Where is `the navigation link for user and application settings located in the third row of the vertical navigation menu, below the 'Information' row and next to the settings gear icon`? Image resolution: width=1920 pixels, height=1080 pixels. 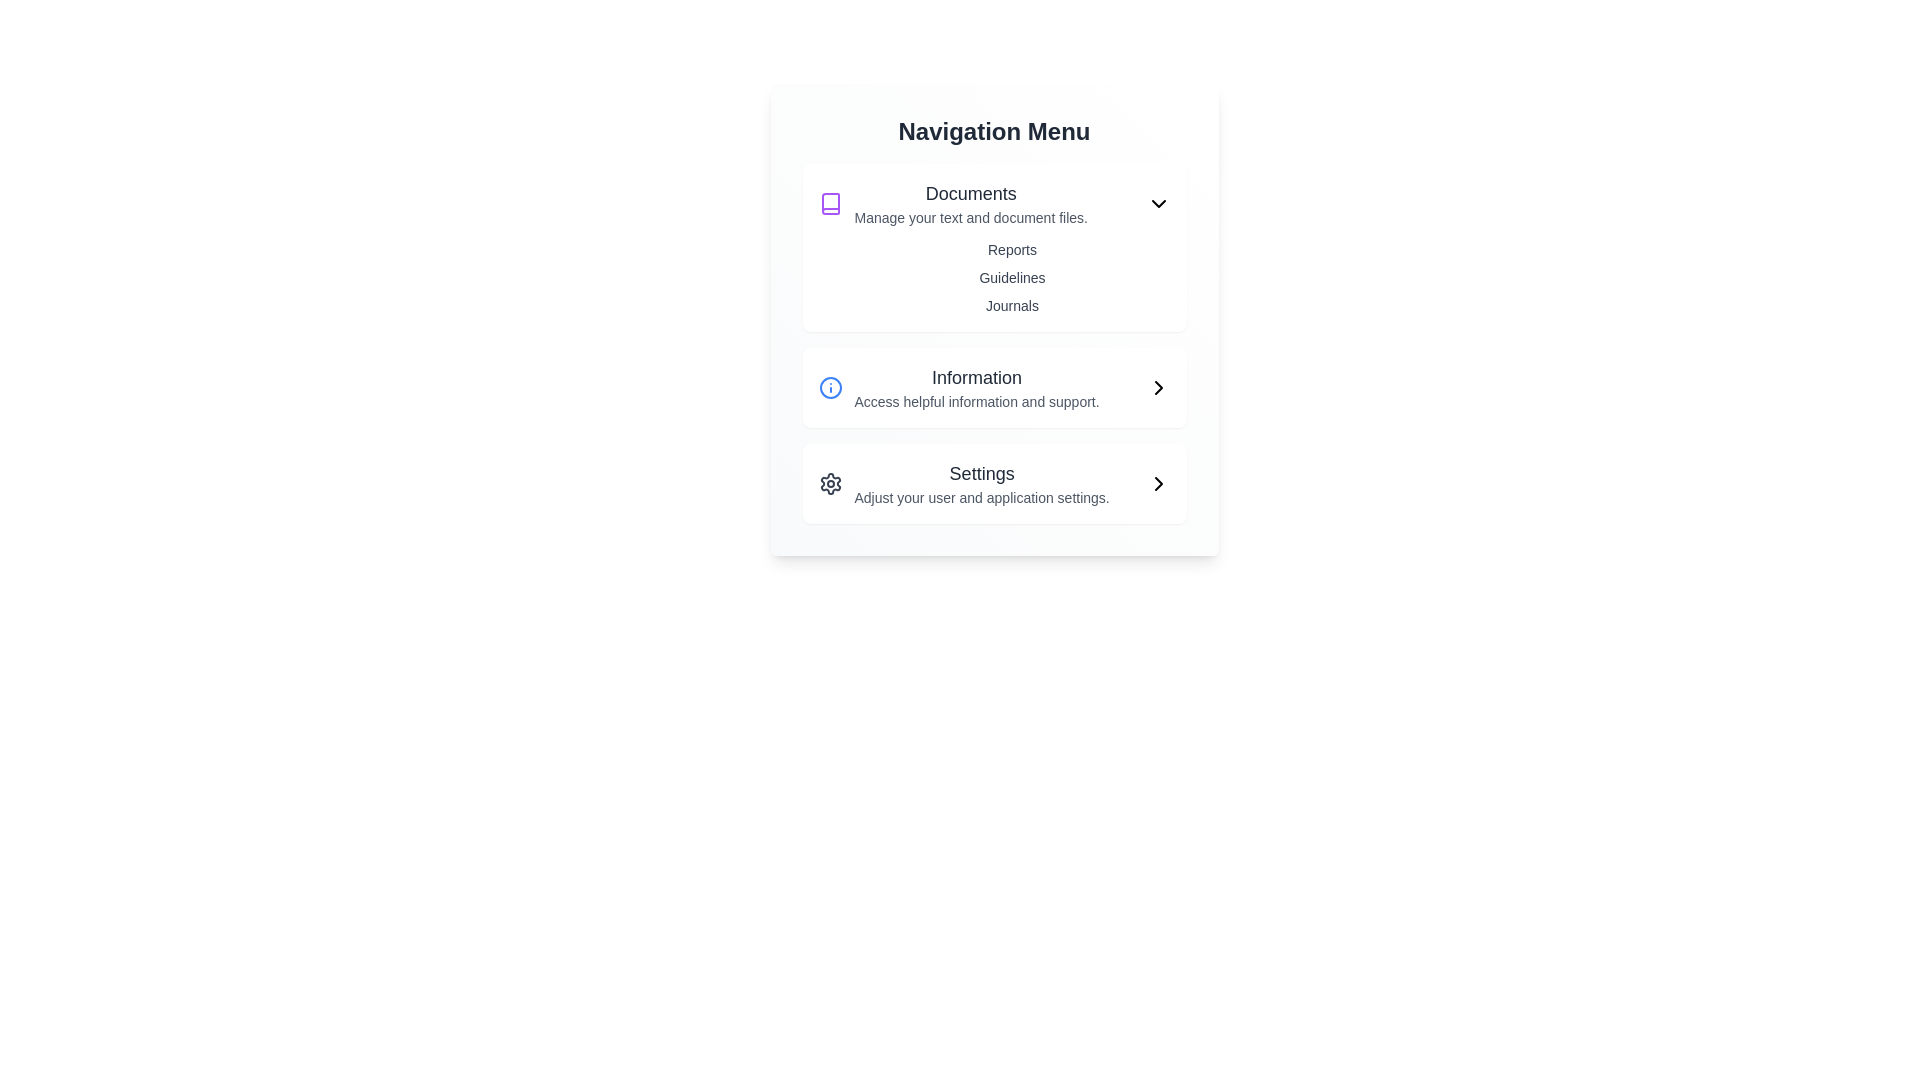 the navigation link for user and application settings located in the third row of the vertical navigation menu, below the 'Information' row and next to the settings gear icon is located at coordinates (982, 483).